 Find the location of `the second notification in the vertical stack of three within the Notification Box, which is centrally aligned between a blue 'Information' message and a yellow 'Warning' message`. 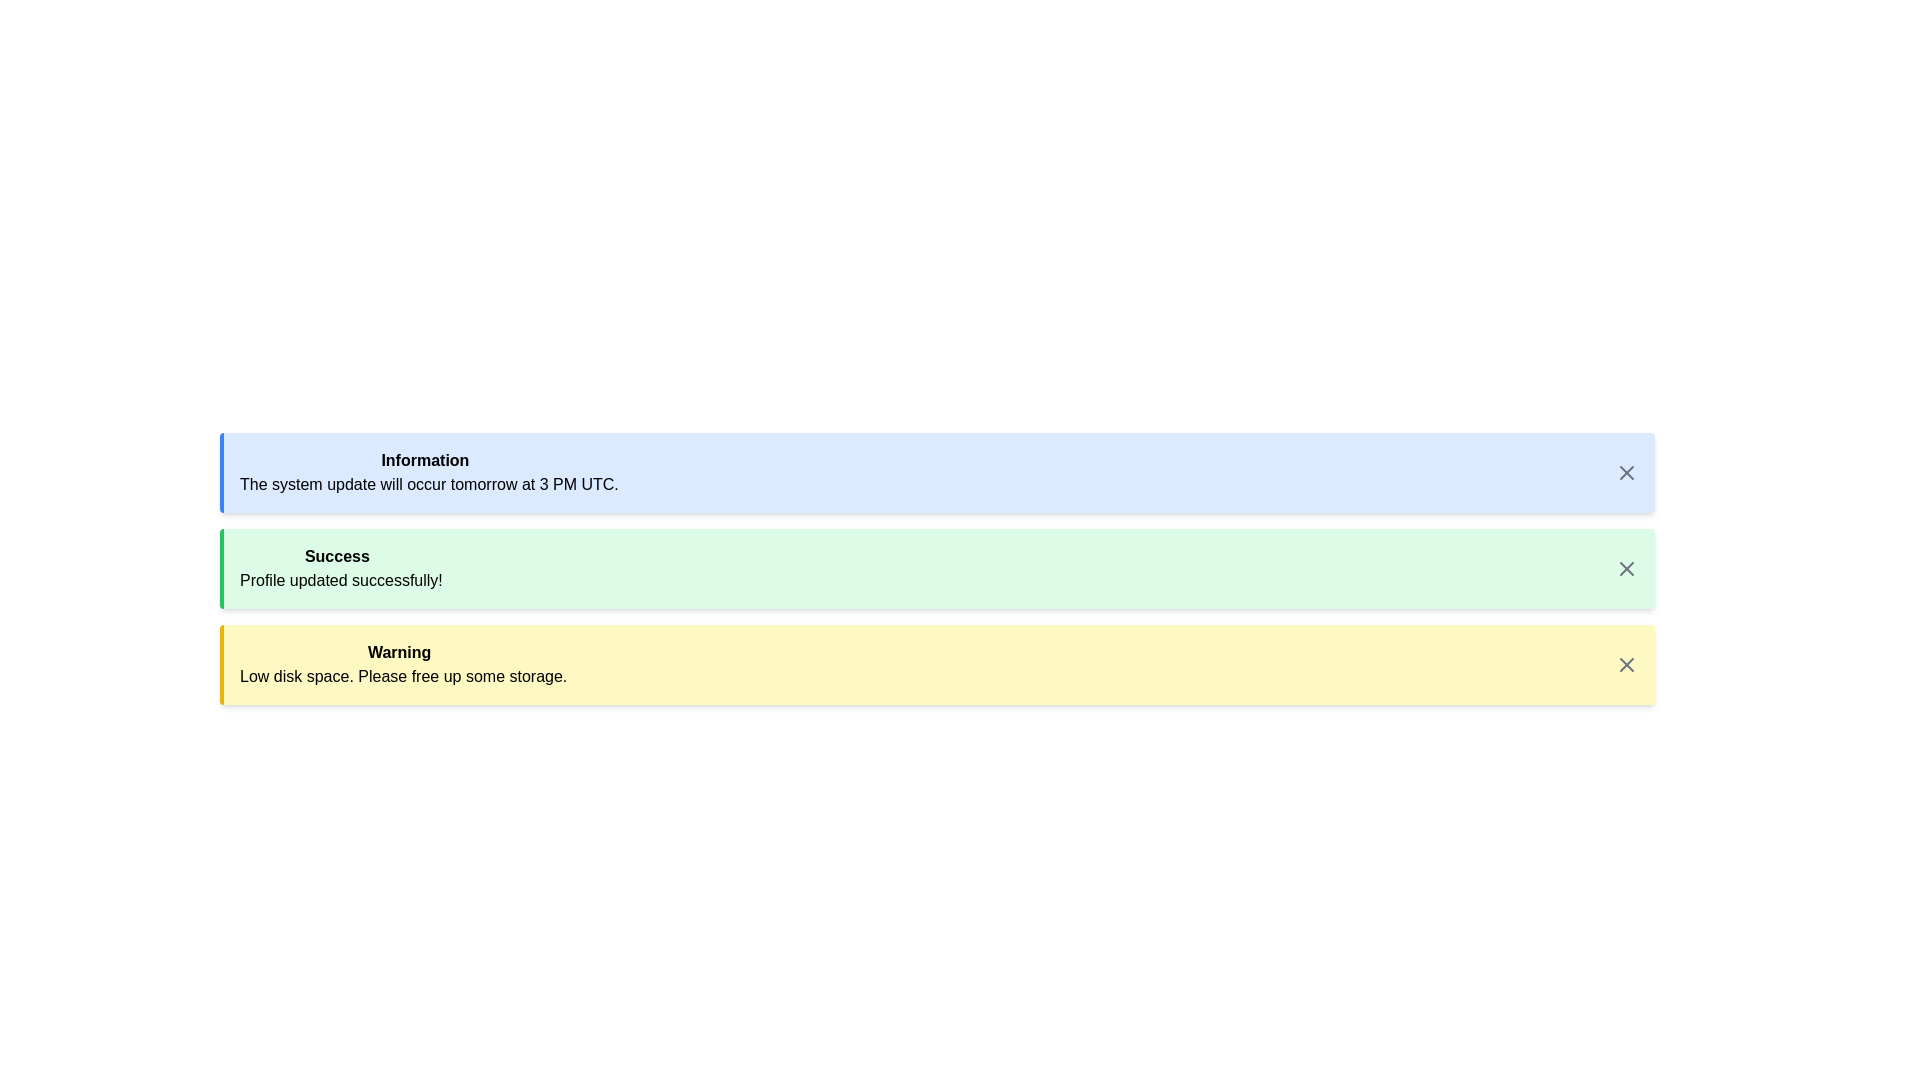

the second notification in the vertical stack of three within the Notification Box, which is centrally aligned between a blue 'Information' message and a yellow 'Warning' message is located at coordinates (936, 569).